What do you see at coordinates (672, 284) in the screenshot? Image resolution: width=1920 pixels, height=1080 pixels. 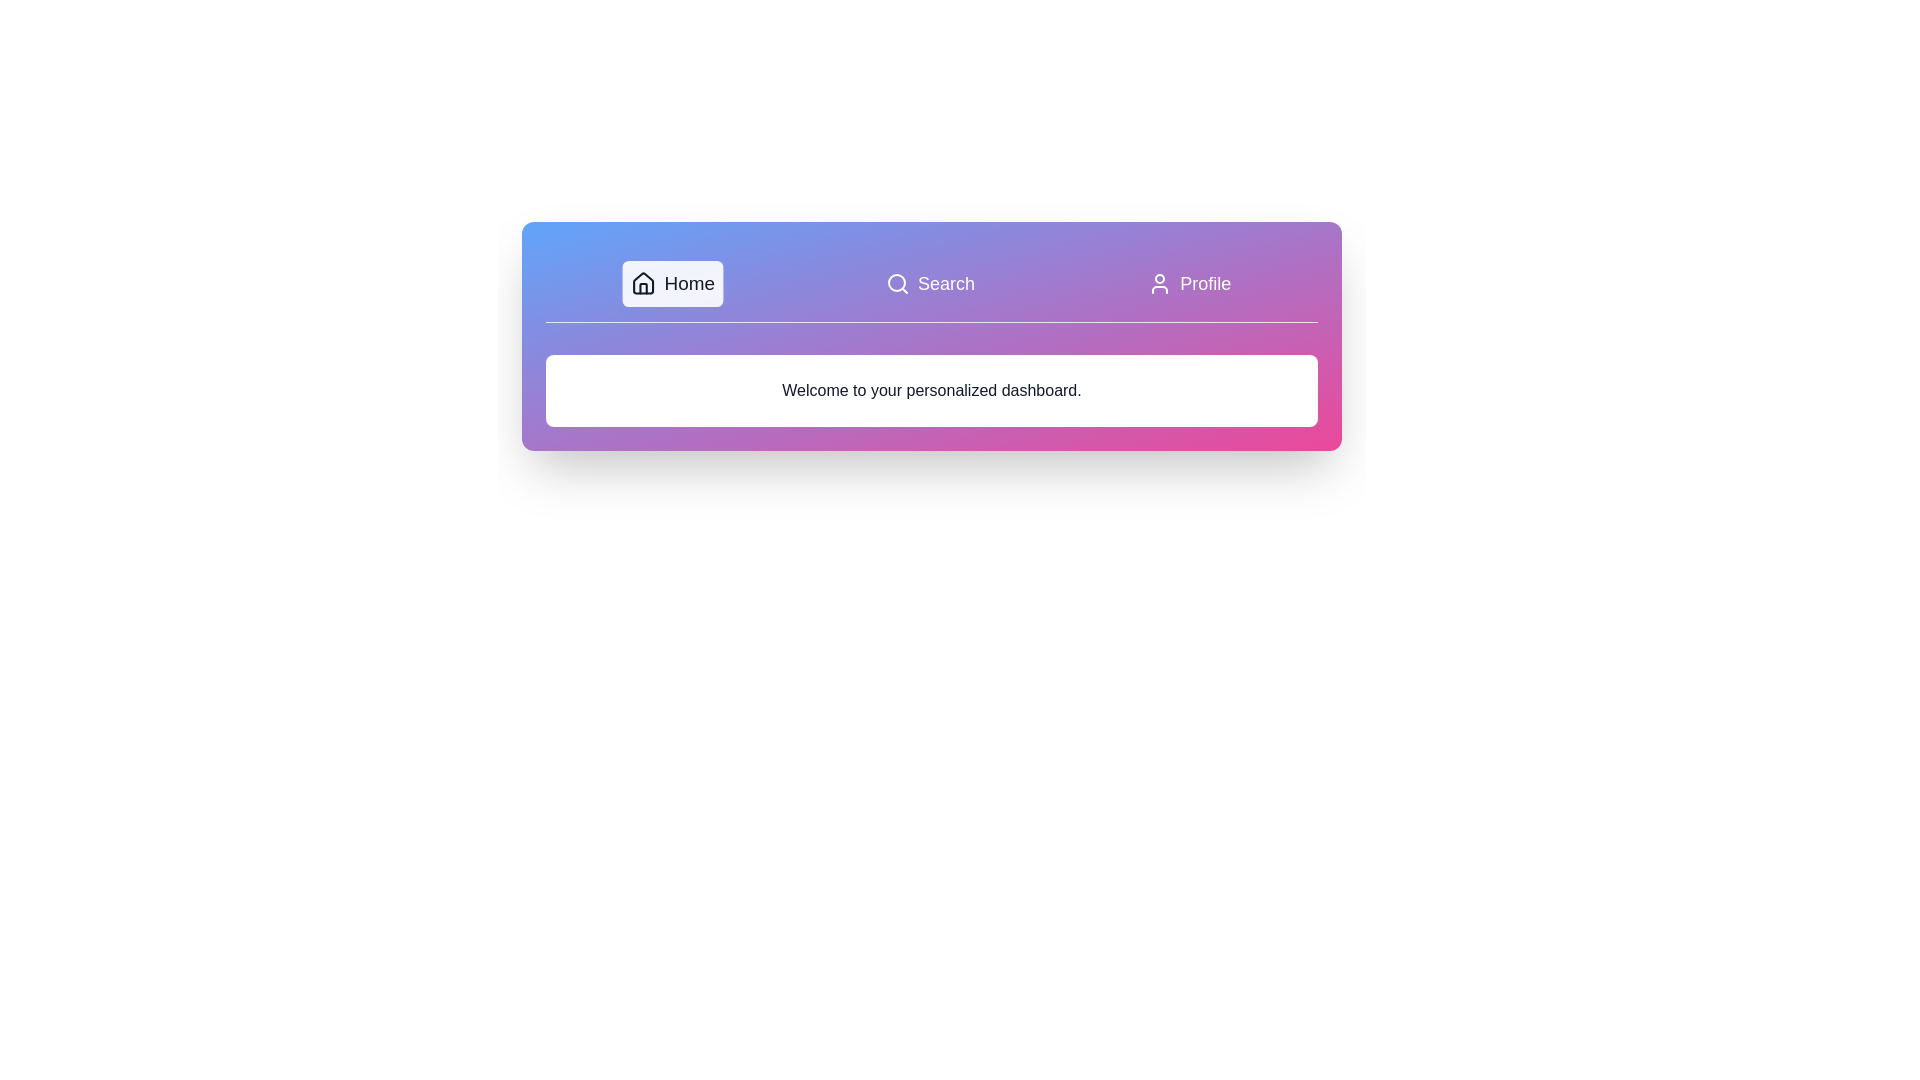 I see `the Home tab to observe the hover effect` at bounding box center [672, 284].